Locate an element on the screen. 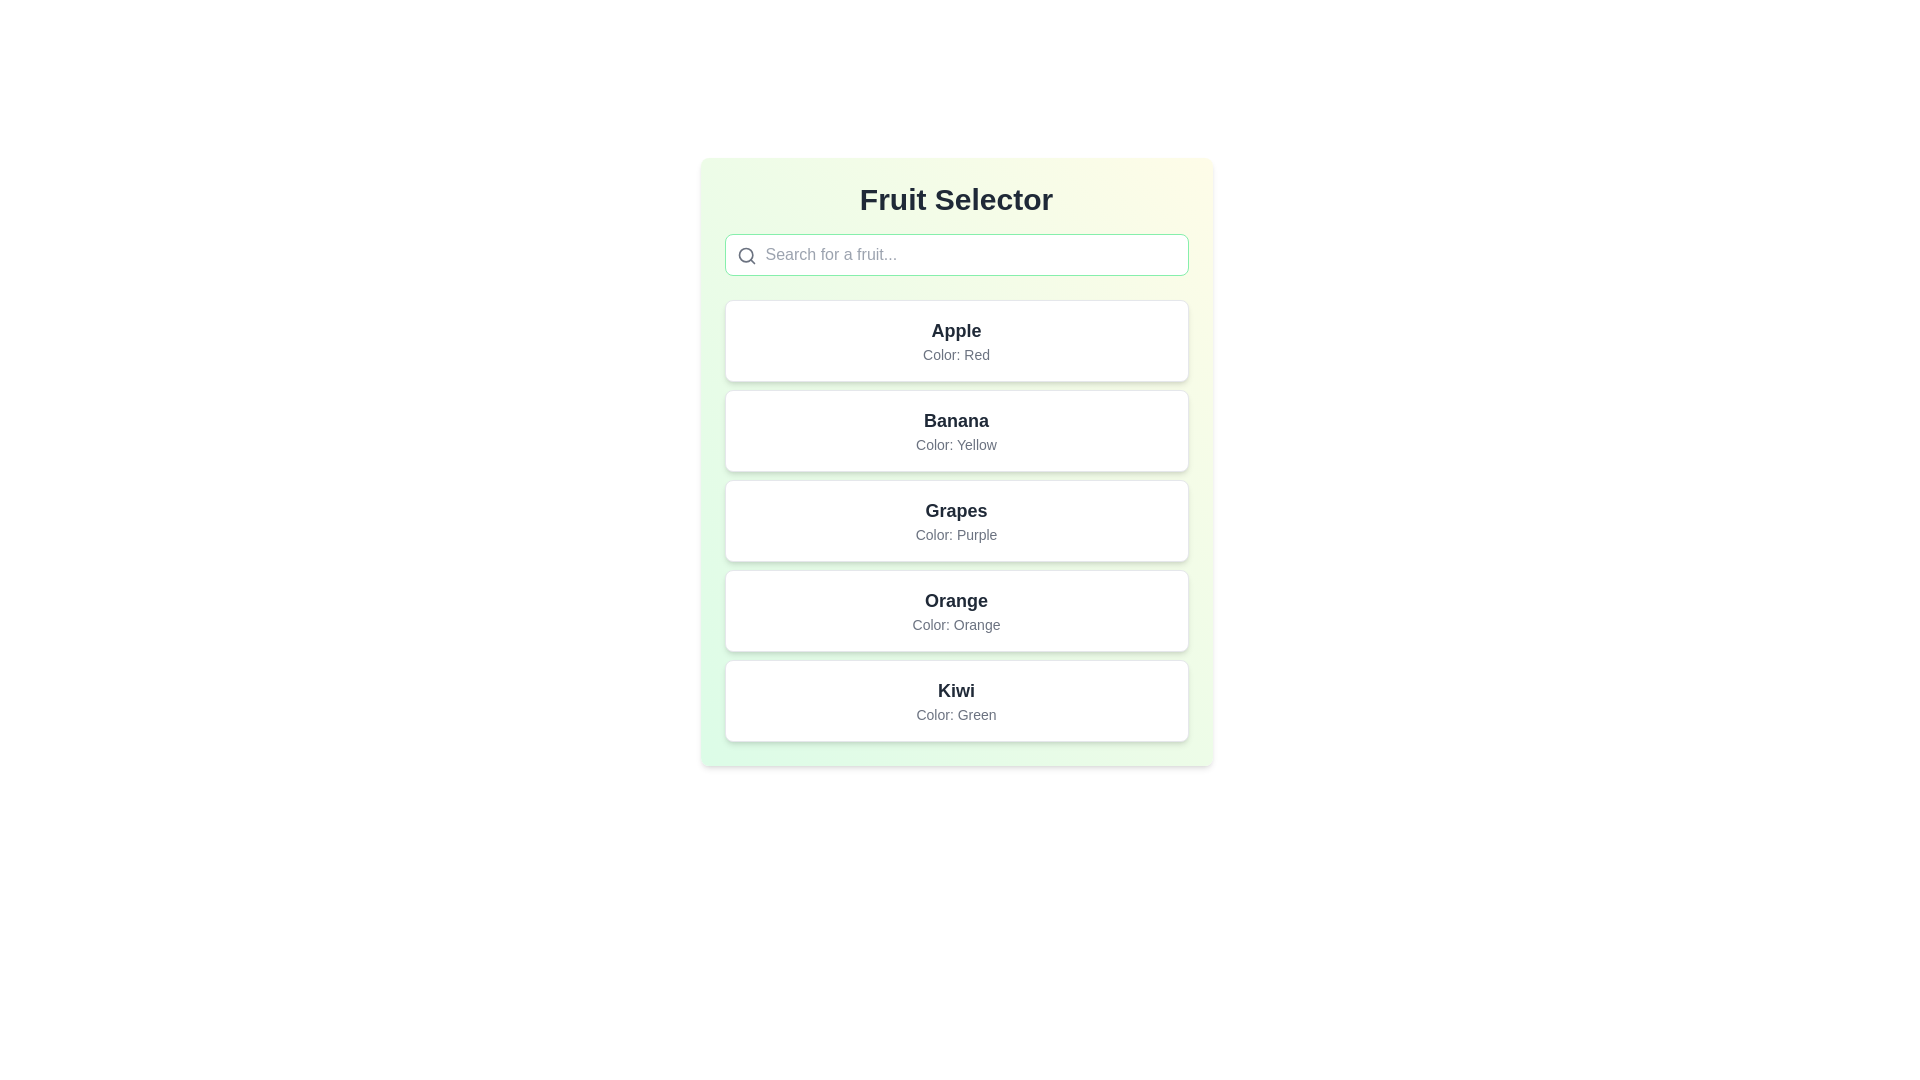 The width and height of the screenshot is (1920, 1080). the search icon, which is a circular magnifying glass symbol with a handle, located on the left side of the search input field, slightly overlapping the input field is located at coordinates (745, 254).